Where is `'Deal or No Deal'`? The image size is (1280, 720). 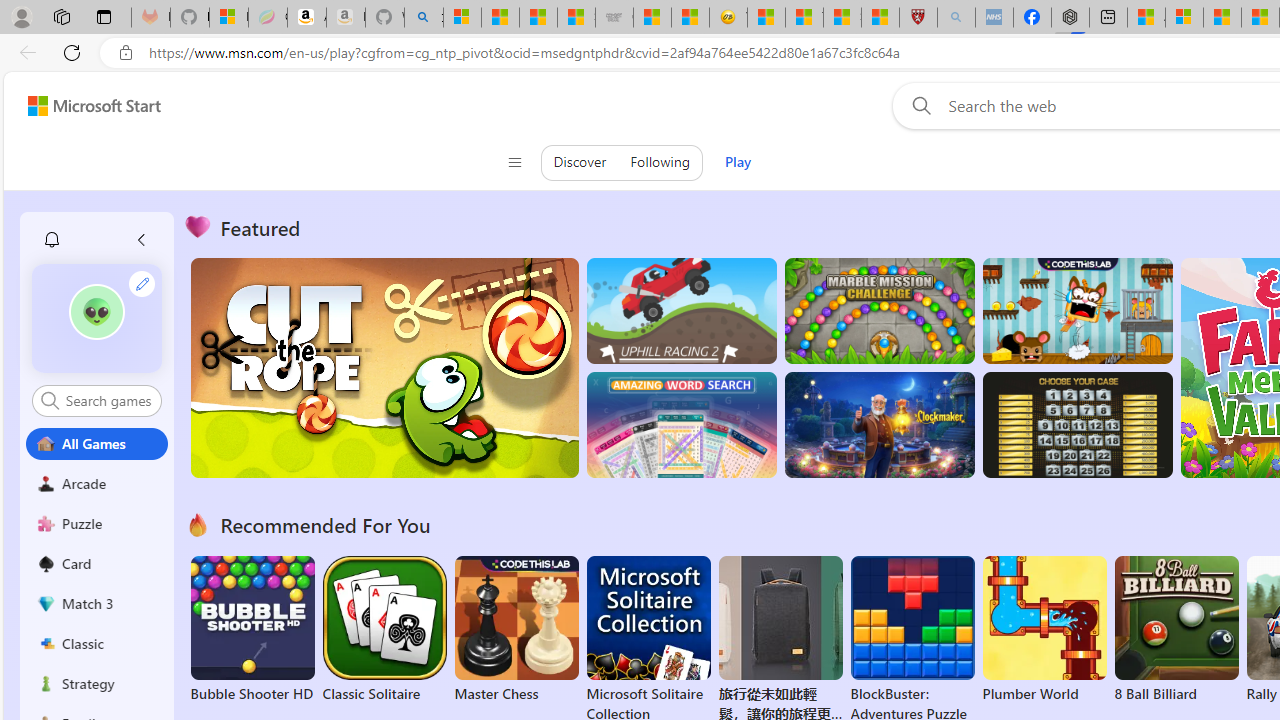
'Deal or No Deal' is located at coordinates (1076, 424).